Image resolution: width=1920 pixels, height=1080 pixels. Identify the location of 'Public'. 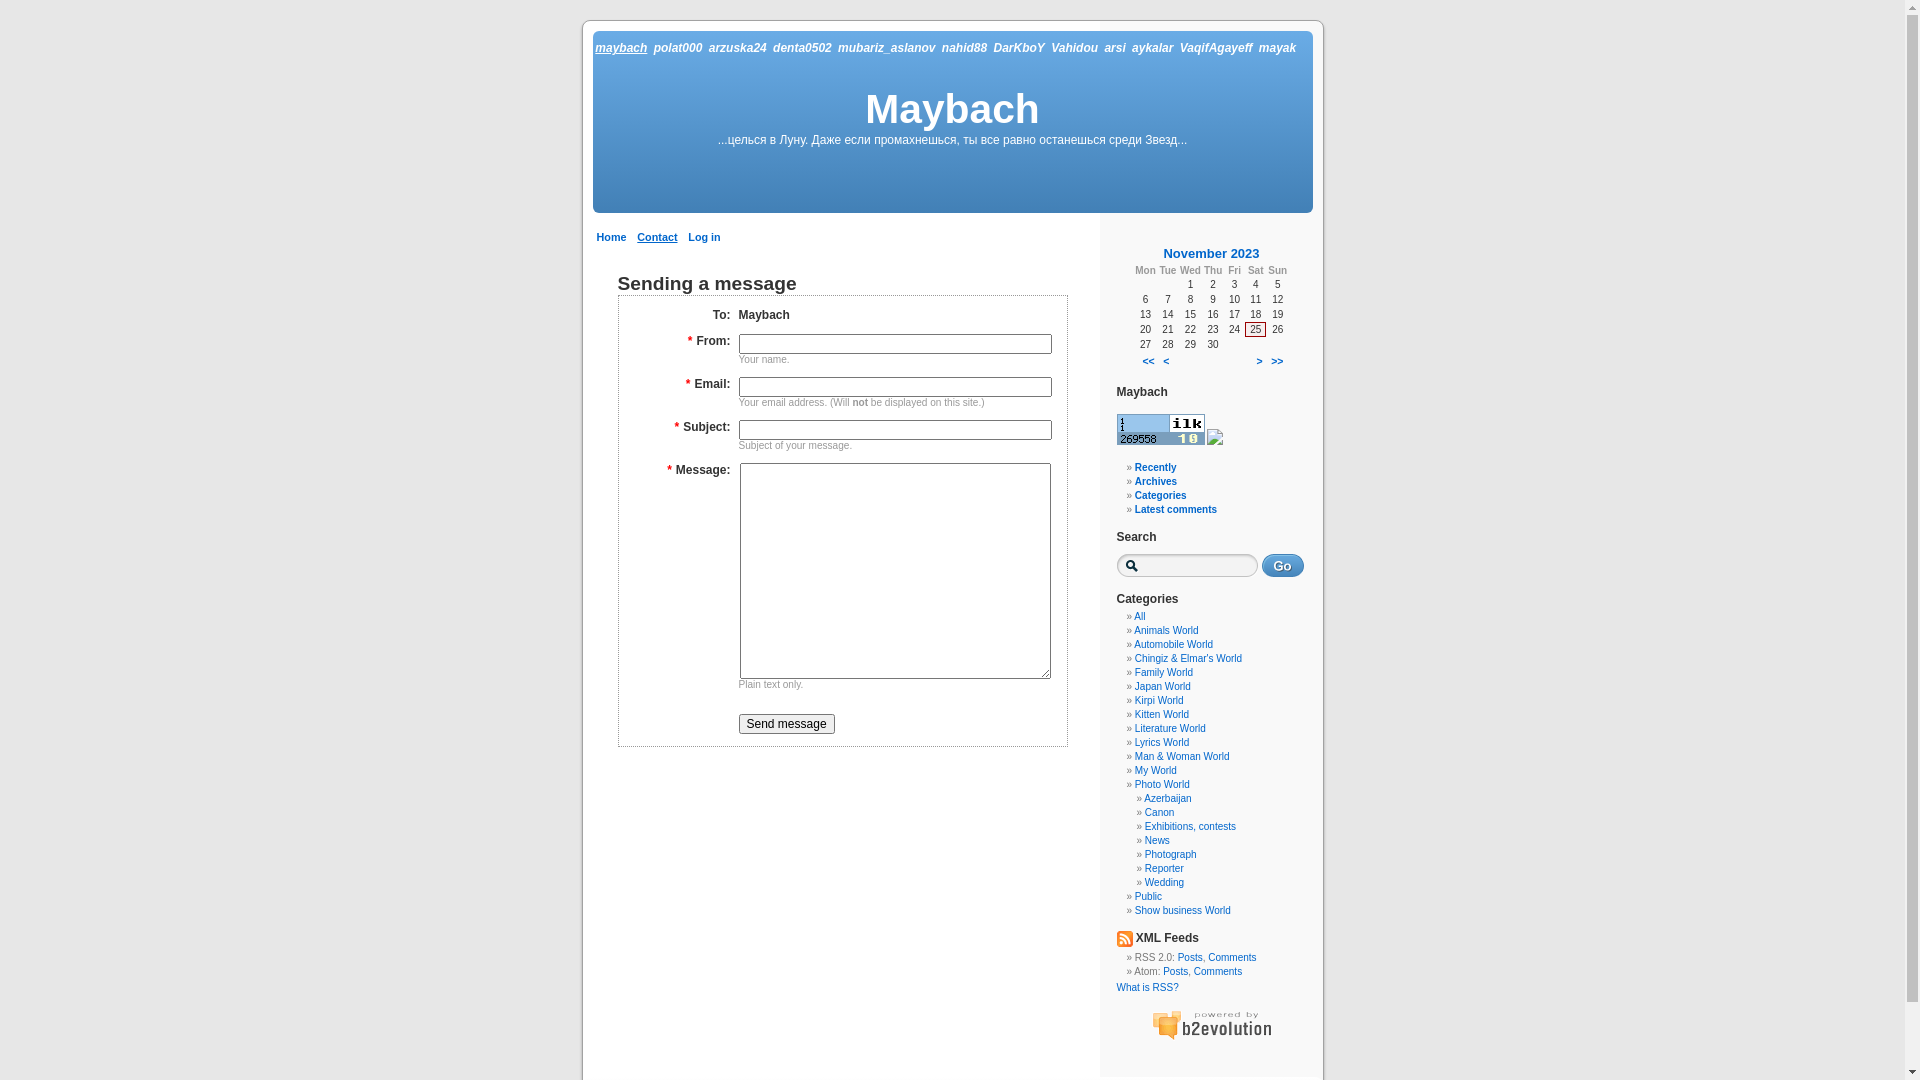
(1148, 895).